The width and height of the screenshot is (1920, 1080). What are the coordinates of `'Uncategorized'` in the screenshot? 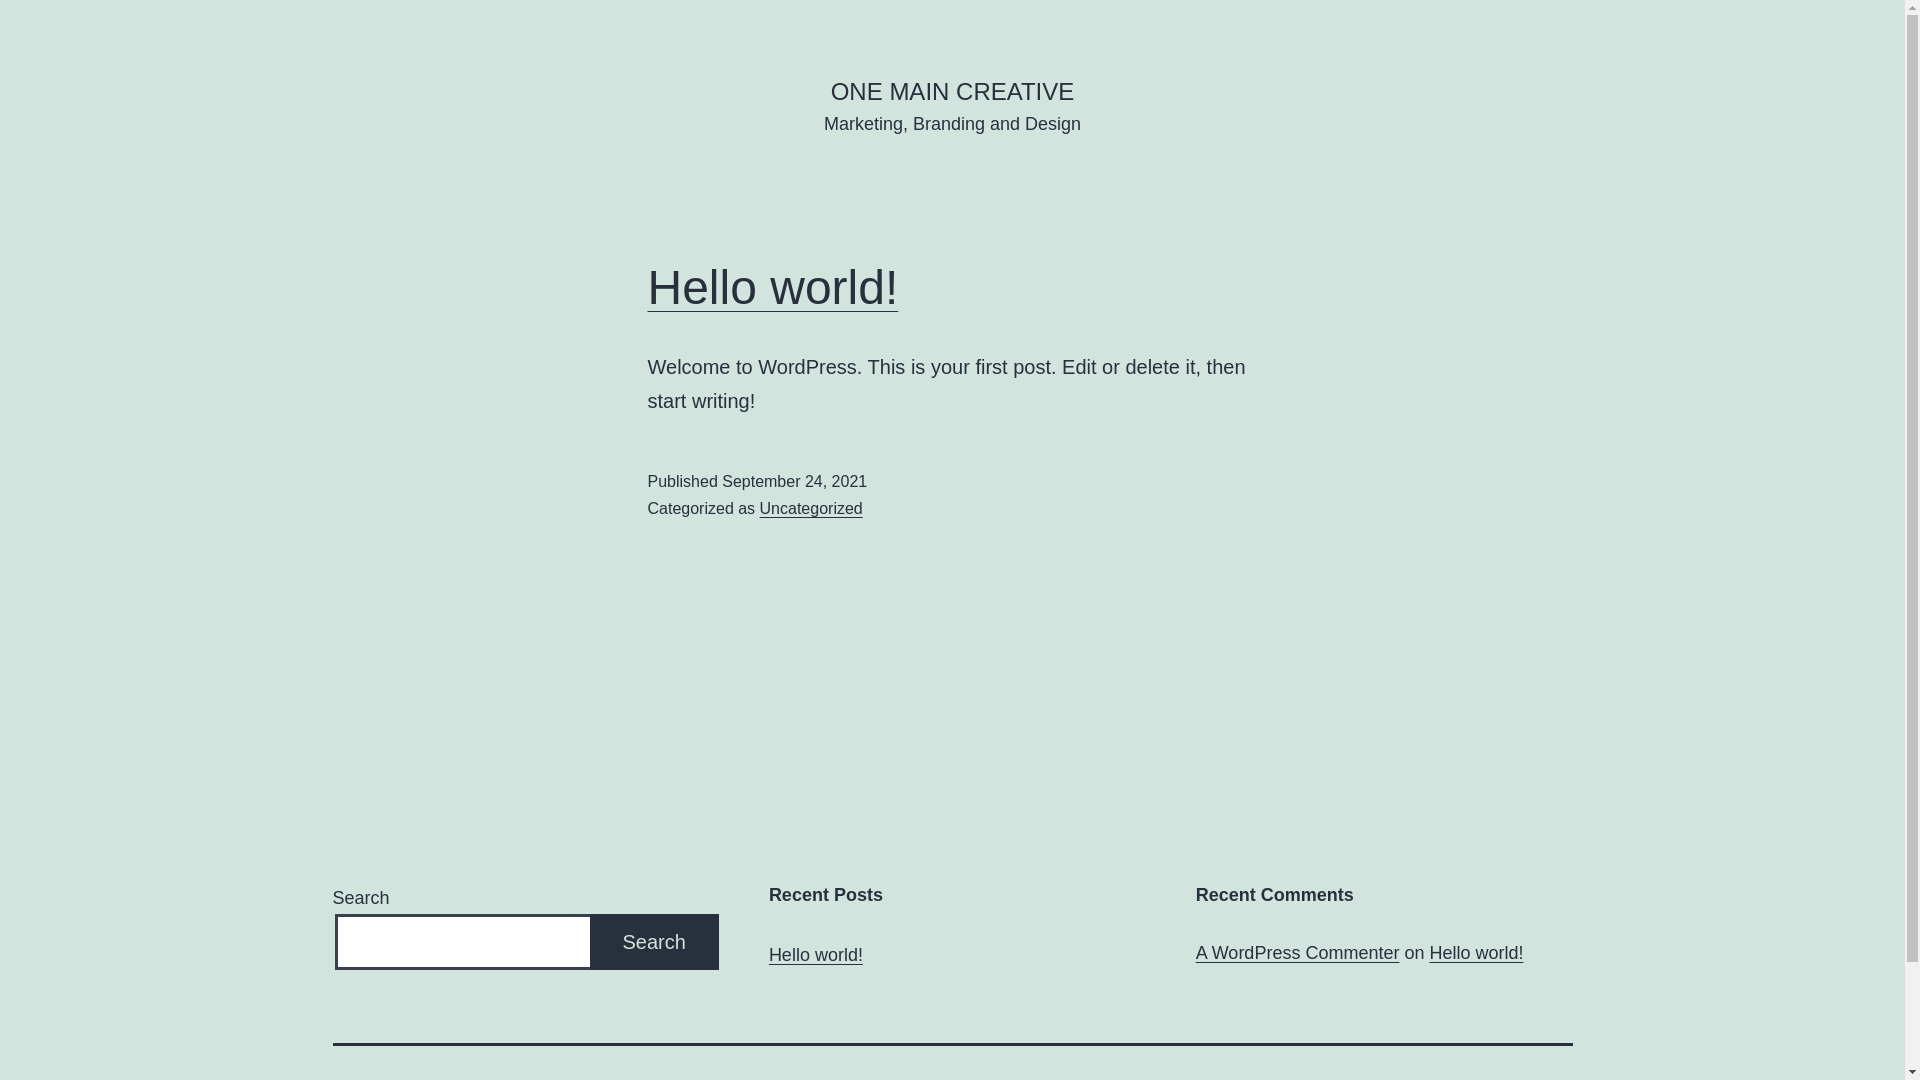 It's located at (811, 507).